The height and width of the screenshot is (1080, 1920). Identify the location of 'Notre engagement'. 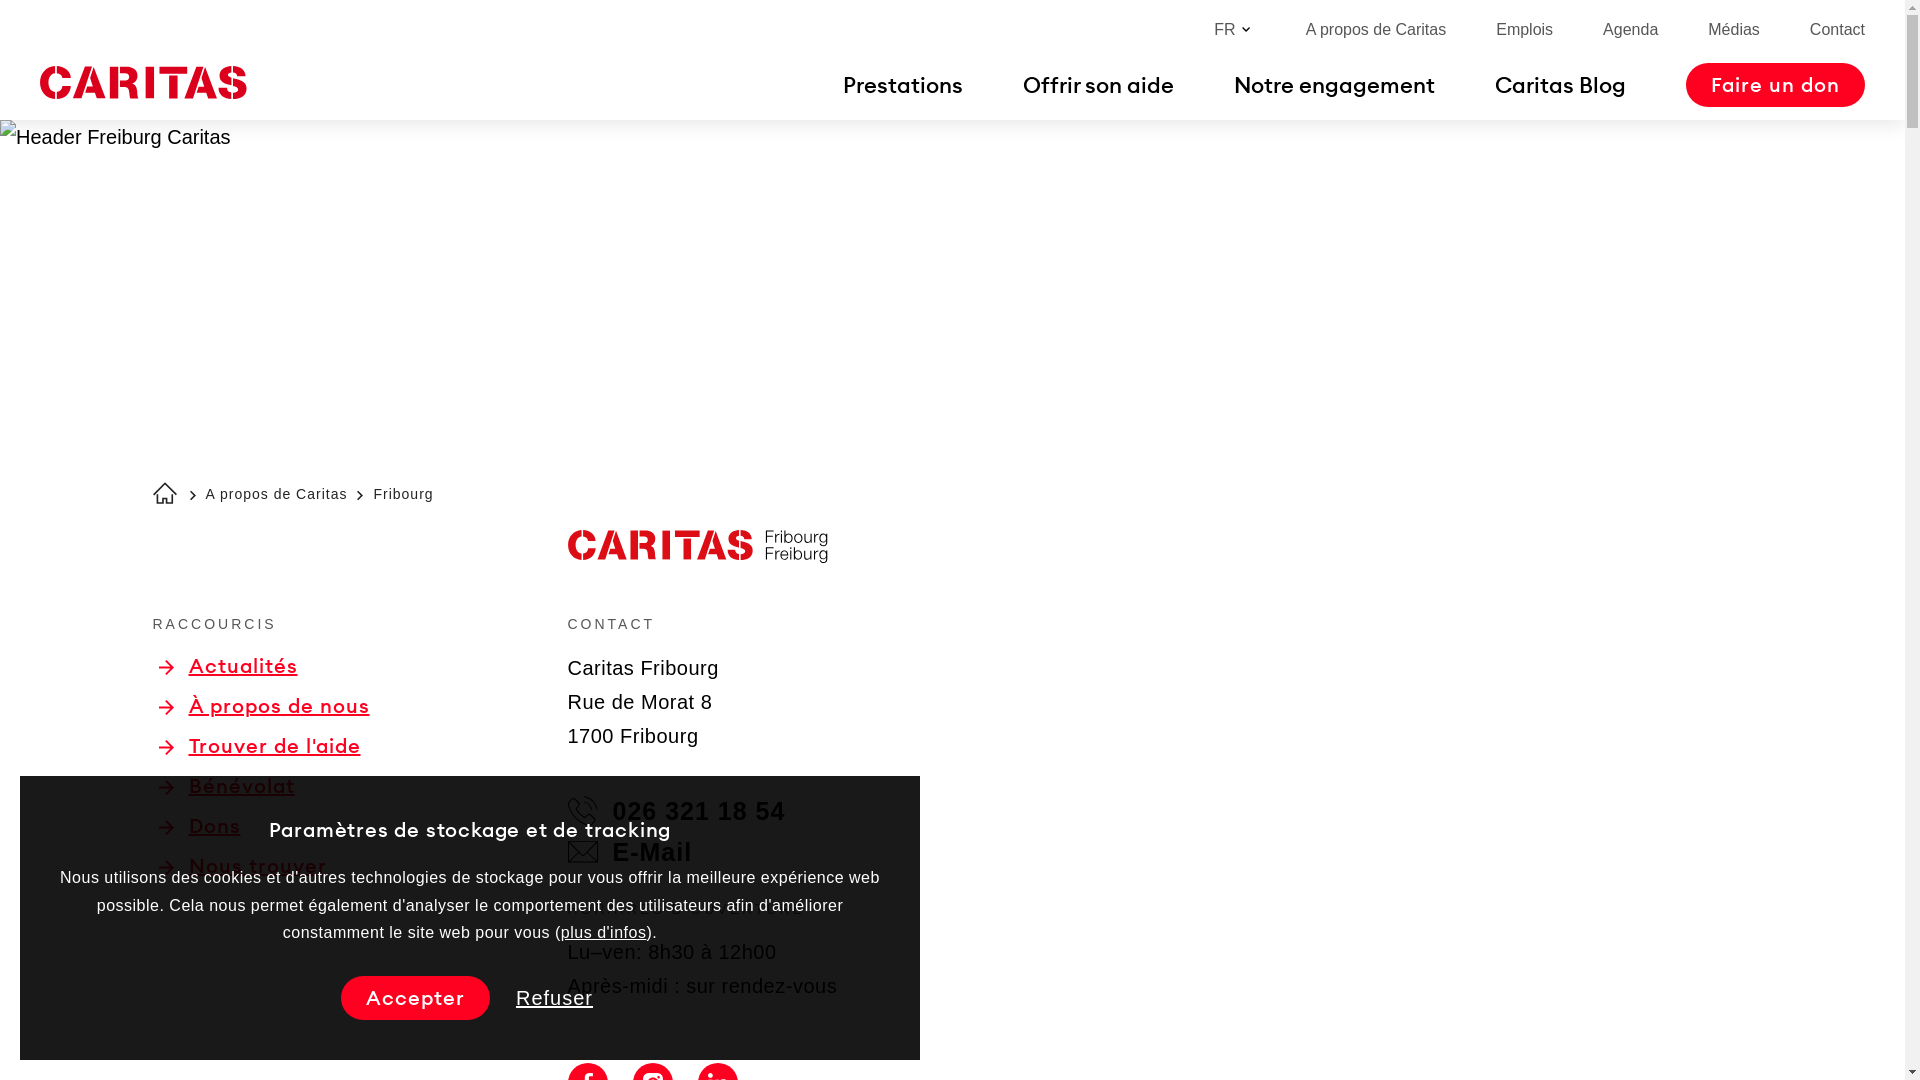
(1334, 83).